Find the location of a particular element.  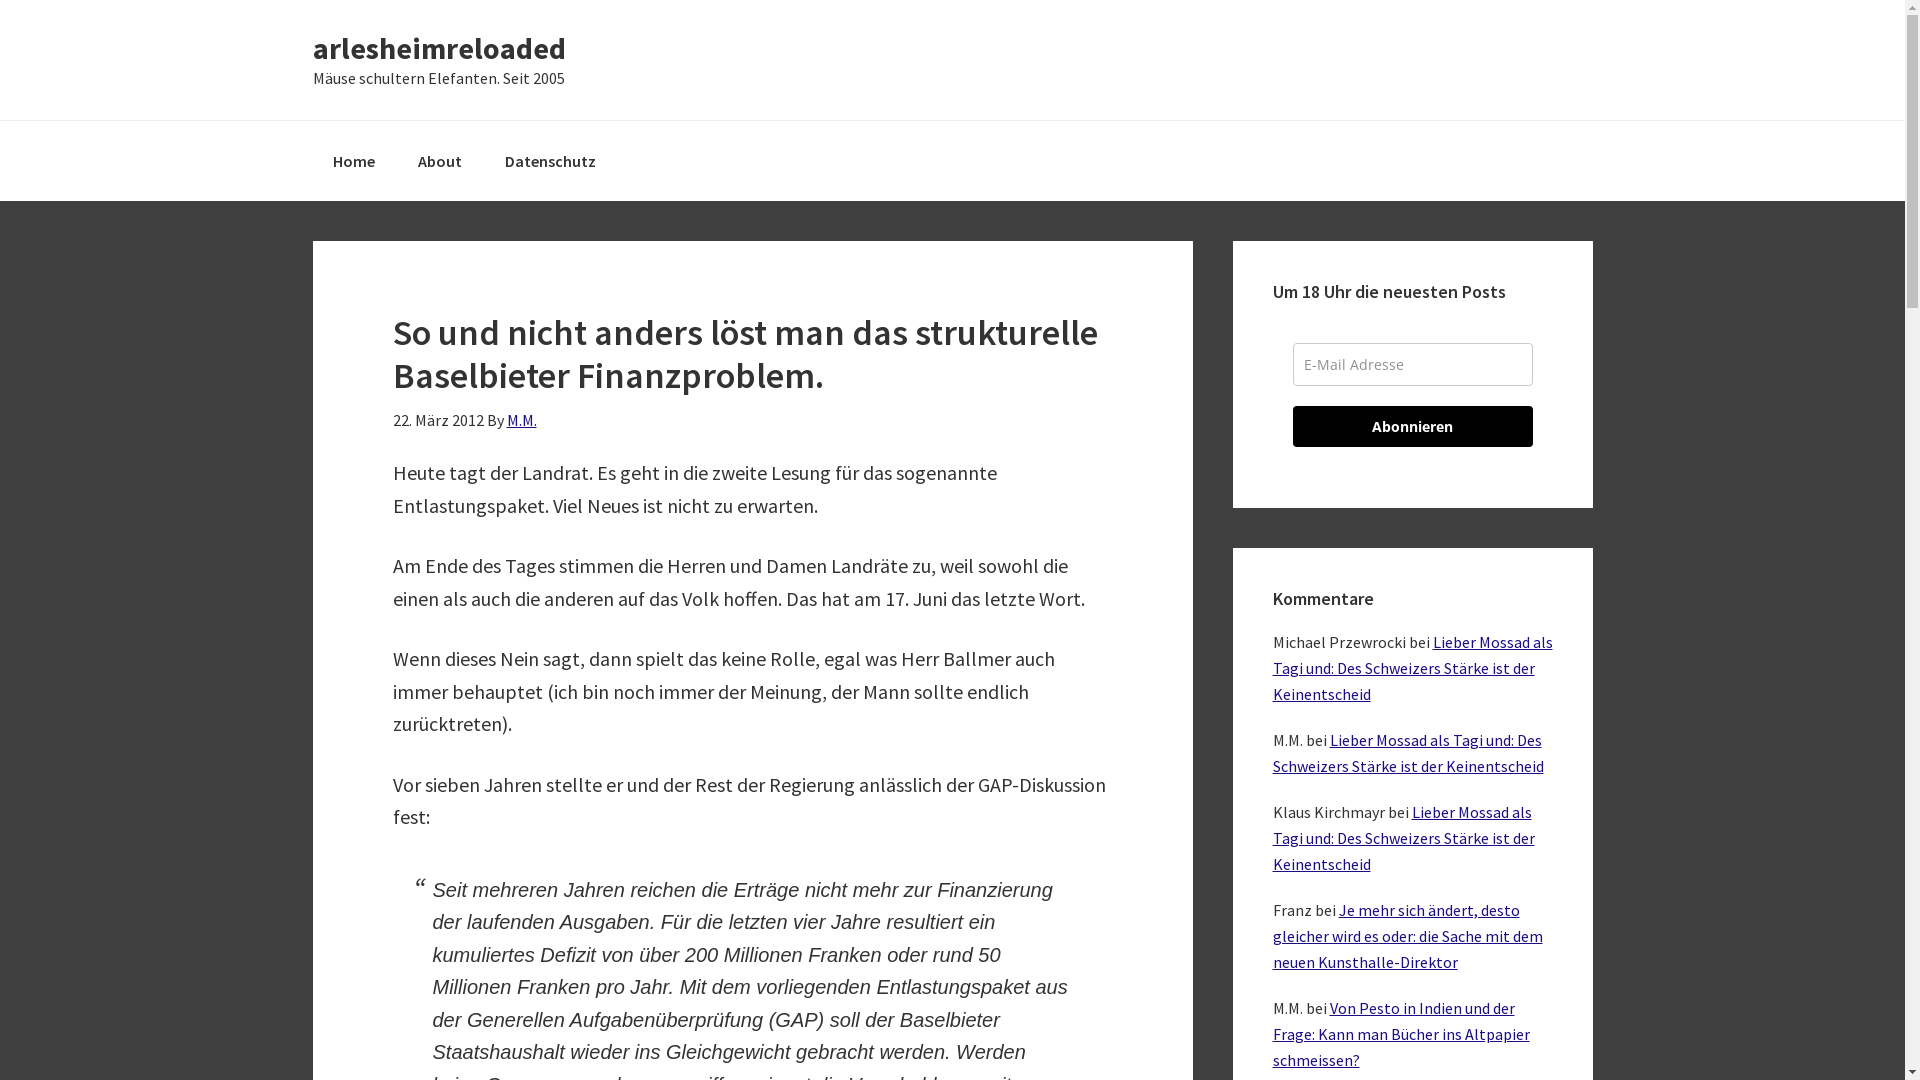

'Home' is located at coordinates (311, 160).